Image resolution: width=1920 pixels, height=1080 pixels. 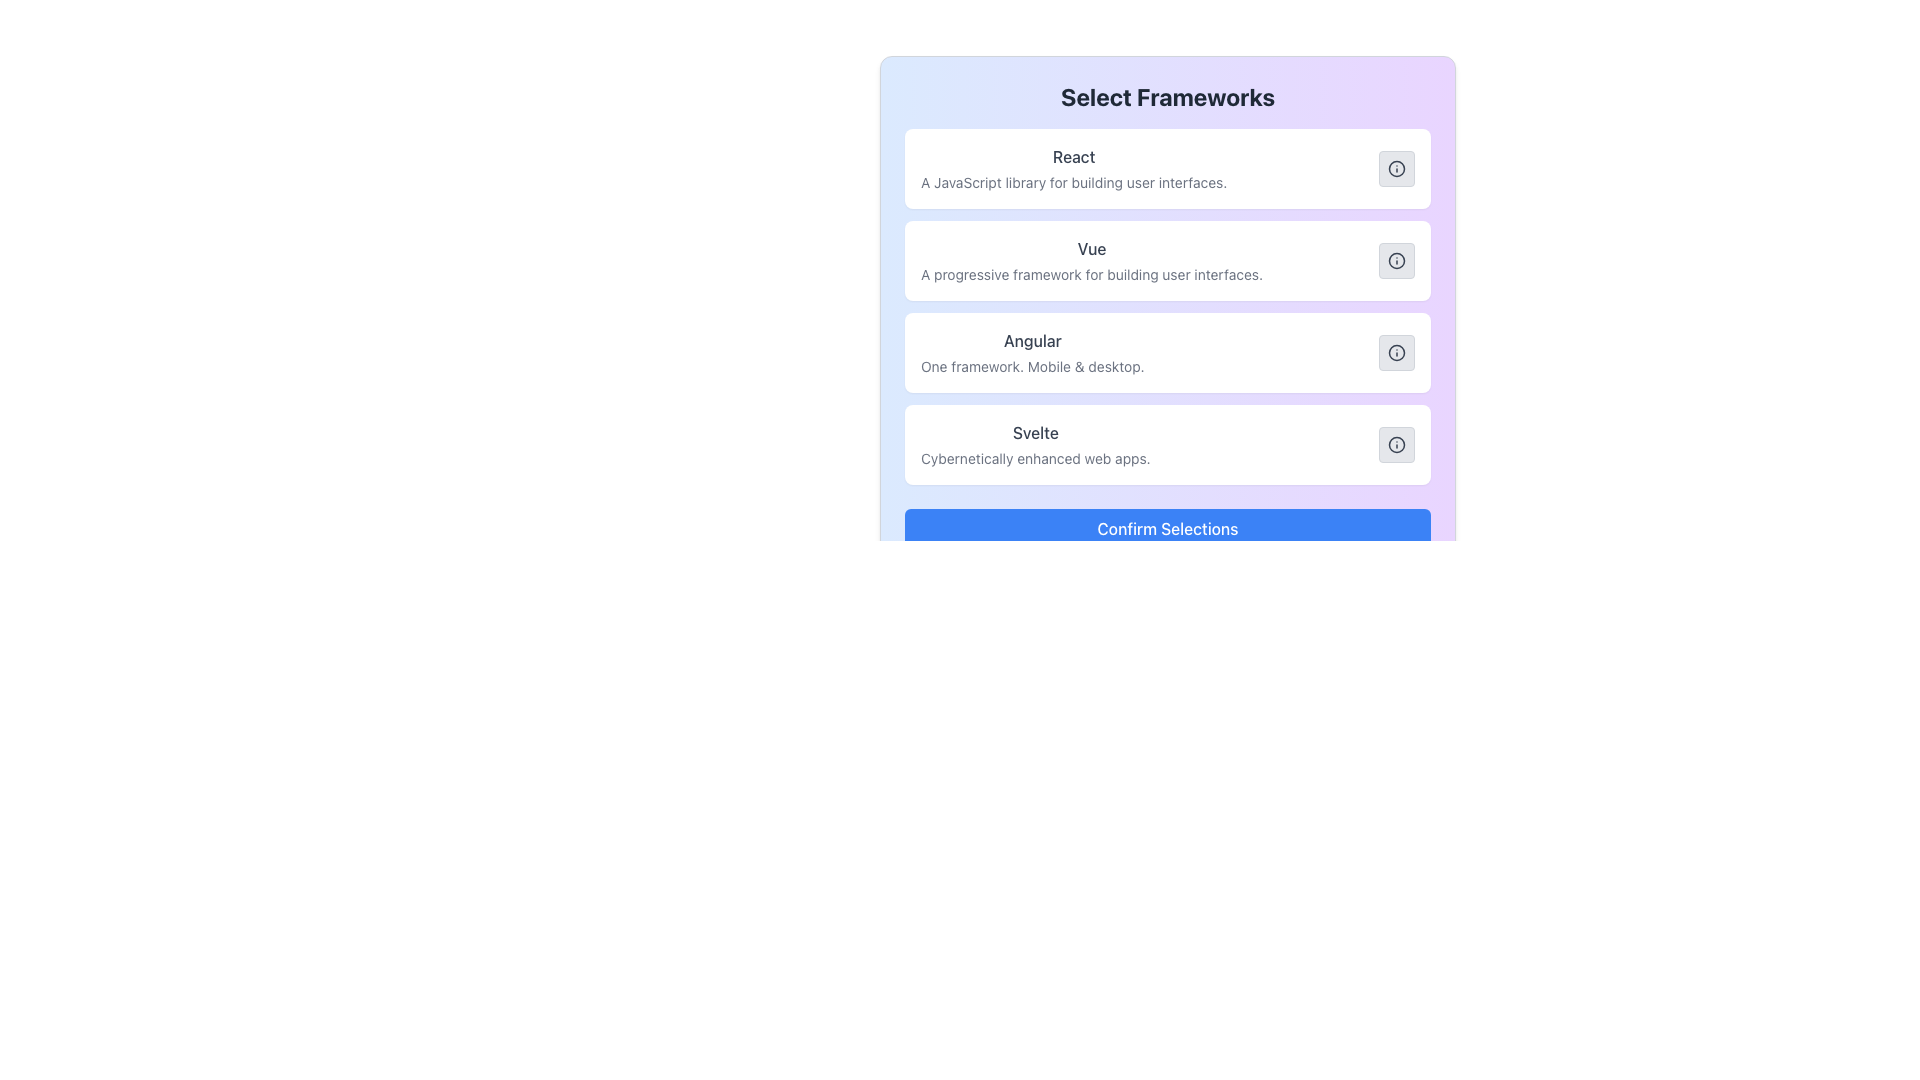 What do you see at coordinates (1395, 443) in the screenshot?
I see `the information button located at the far right of the 'Svelte' card` at bounding box center [1395, 443].